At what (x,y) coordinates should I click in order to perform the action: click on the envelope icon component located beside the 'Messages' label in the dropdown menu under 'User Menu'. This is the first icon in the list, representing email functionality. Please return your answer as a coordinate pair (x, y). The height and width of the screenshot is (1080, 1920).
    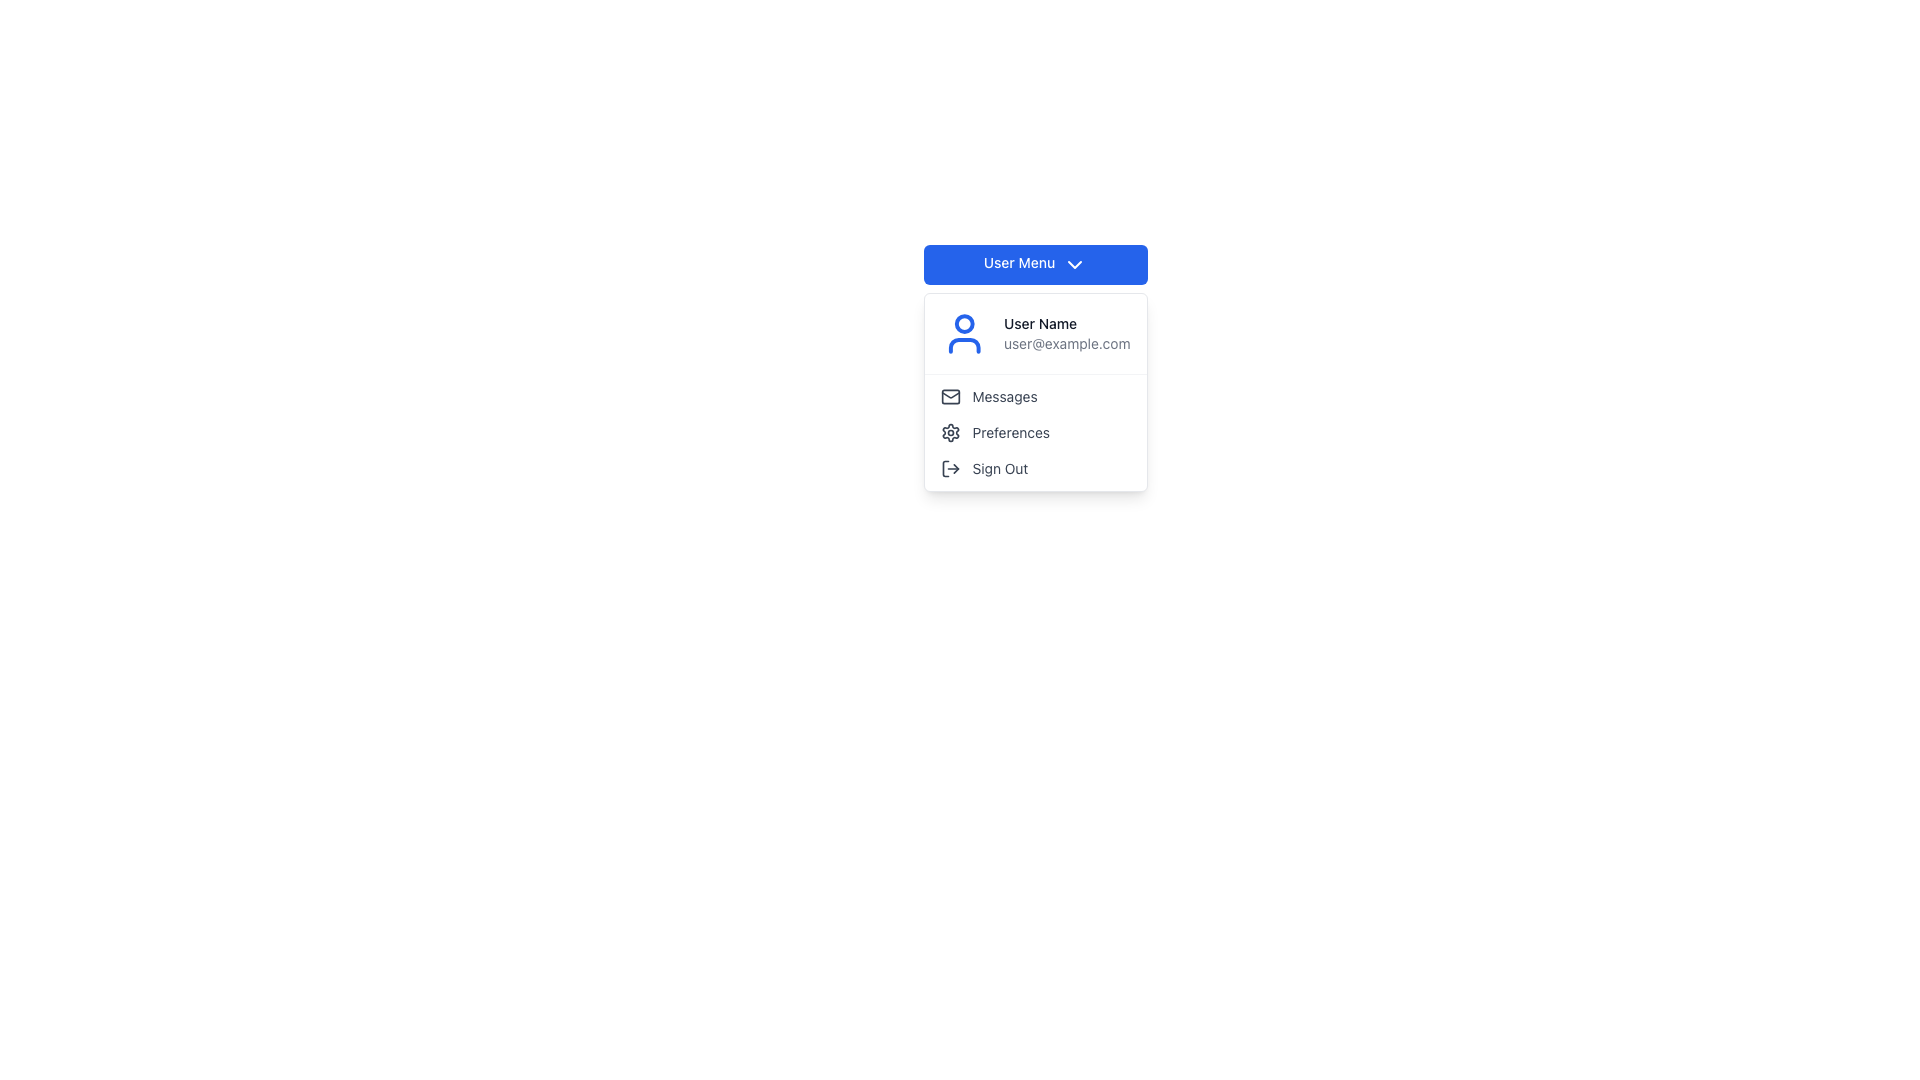
    Looking at the image, I should click on (949, 397).